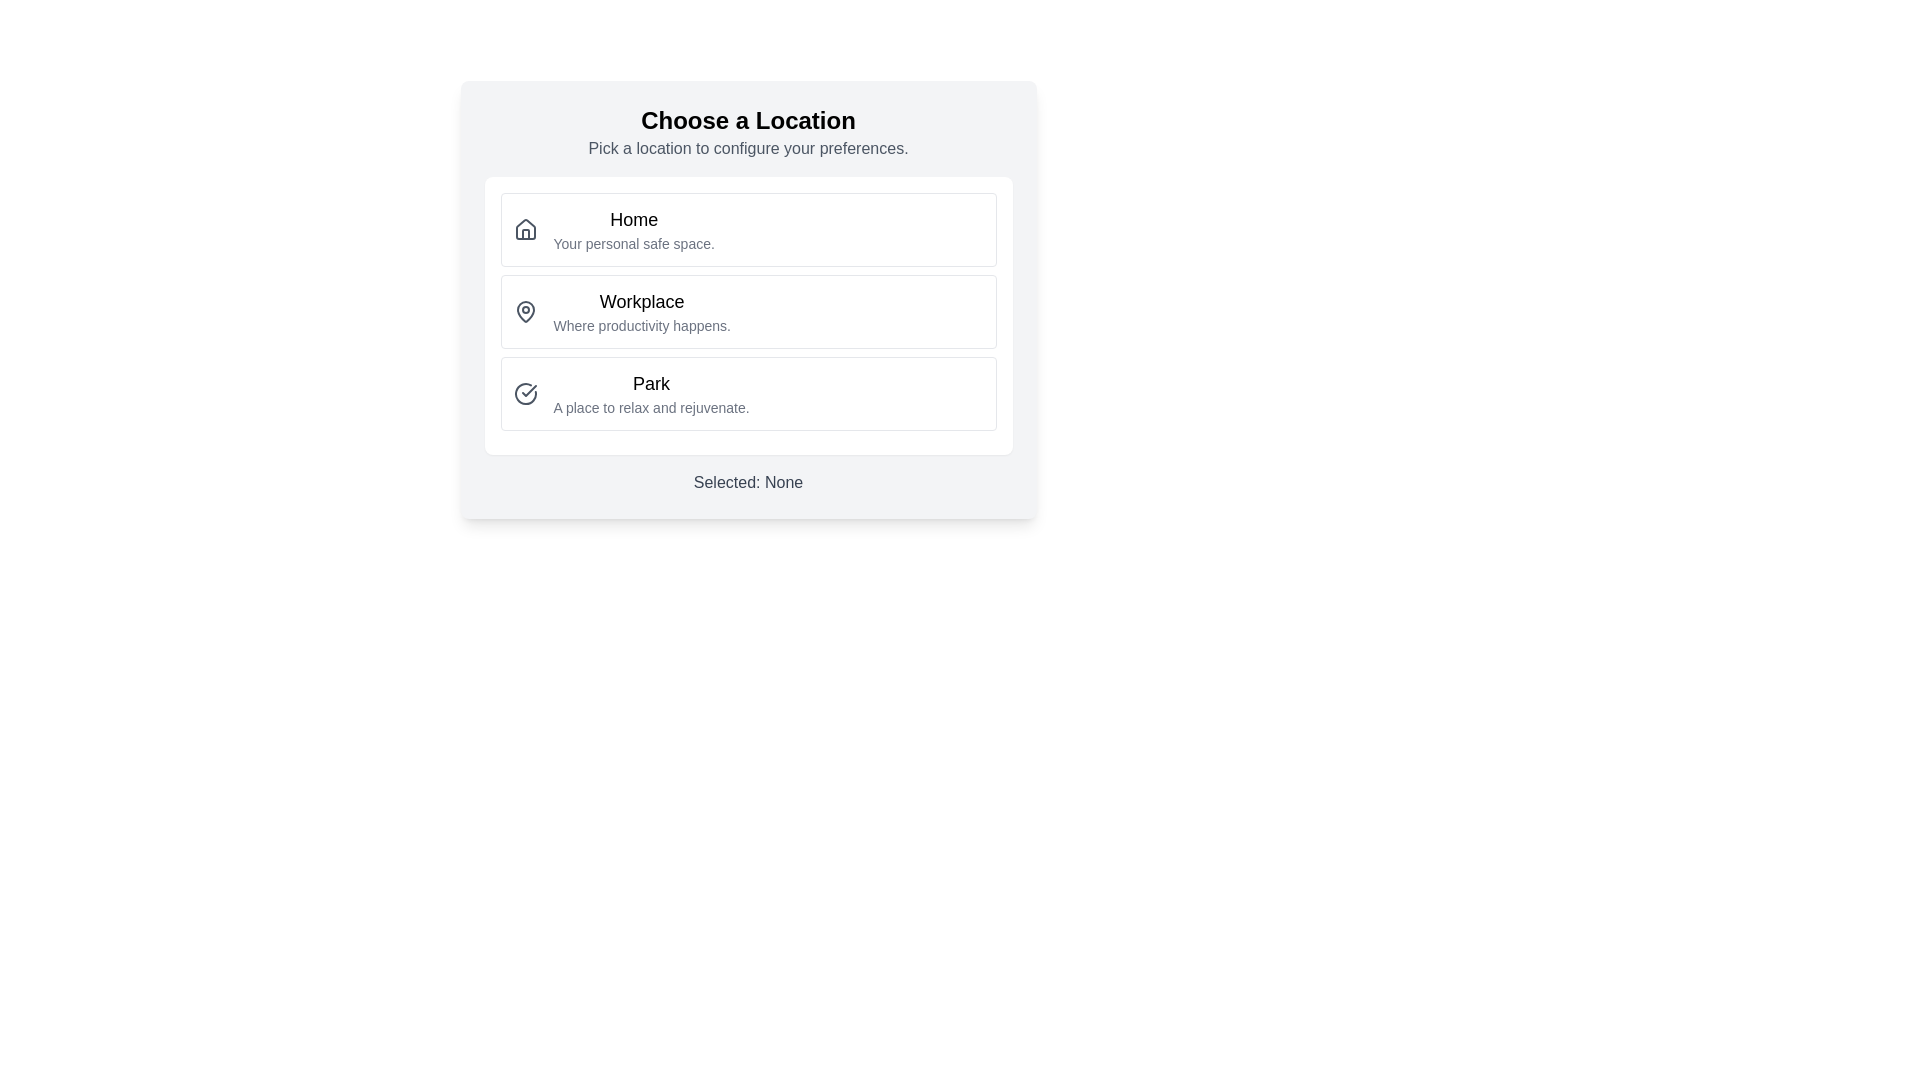 The height and width of the screenshot is (1080, 1920). What do you see at coordinates (747, 229) in the screenshot?
I see `the 'Home' selectable menu option, which is the first option in the 'Choose a Location' menu` at bounding box center [747, 229].